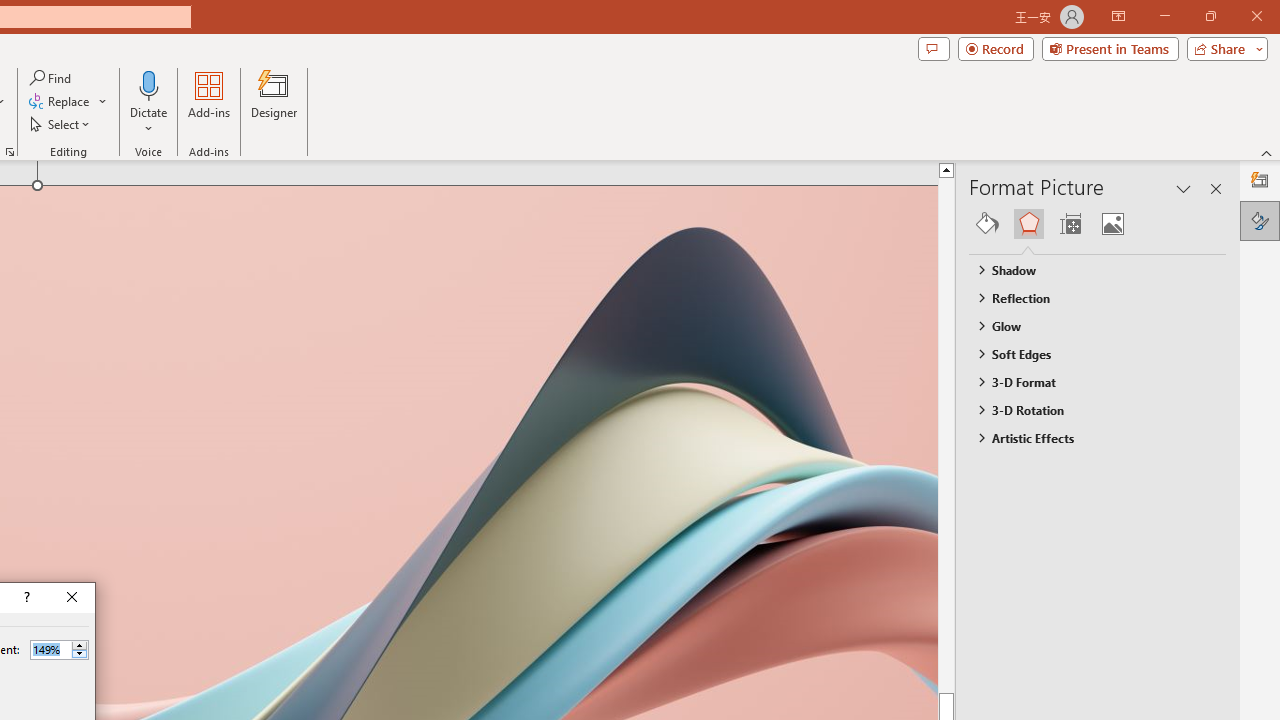  Describe the element at coordinates (1097, 223) in the screenshot. I see `'Class: NetUIGalleryContainer'` at that location.